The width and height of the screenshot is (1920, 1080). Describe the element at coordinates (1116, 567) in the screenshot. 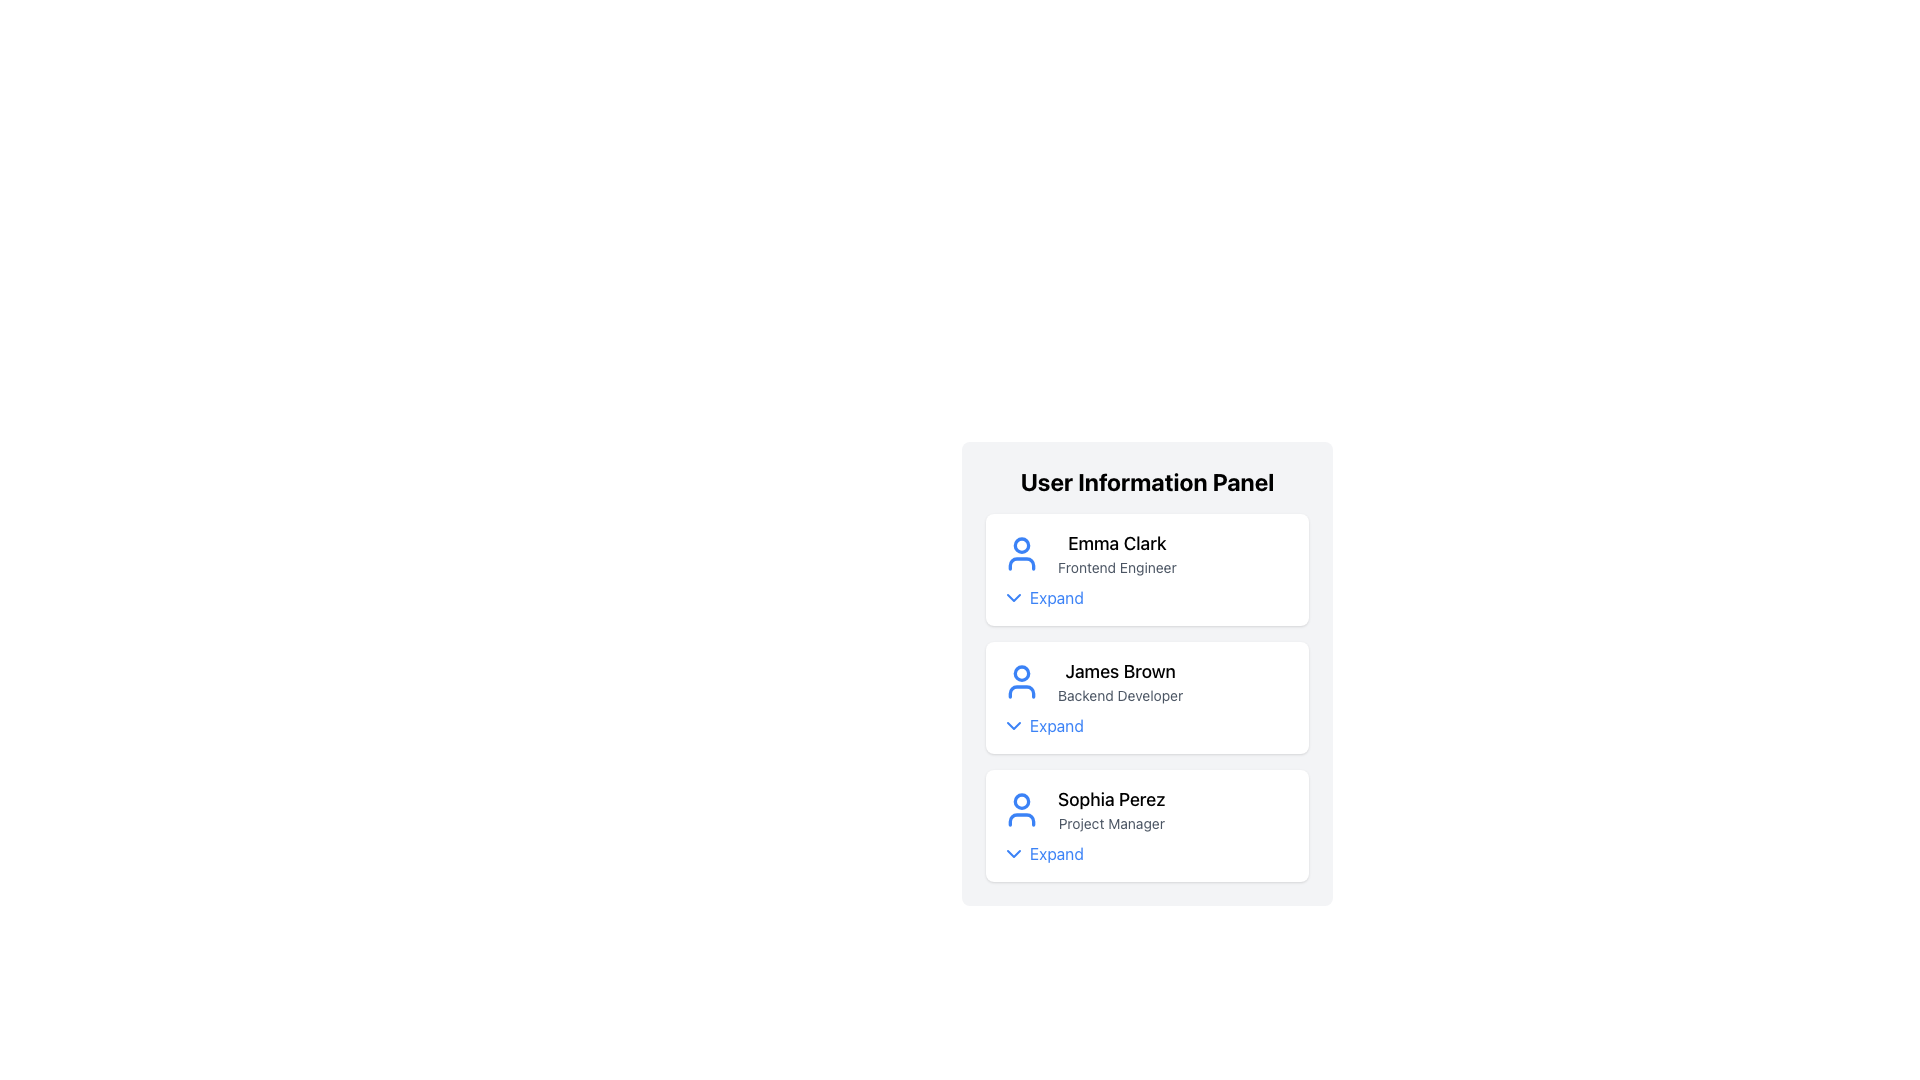

I see `the non-interactive label displaying the job title or role of the user 'Emma Clark', located in the user information panel below the name` at that location.